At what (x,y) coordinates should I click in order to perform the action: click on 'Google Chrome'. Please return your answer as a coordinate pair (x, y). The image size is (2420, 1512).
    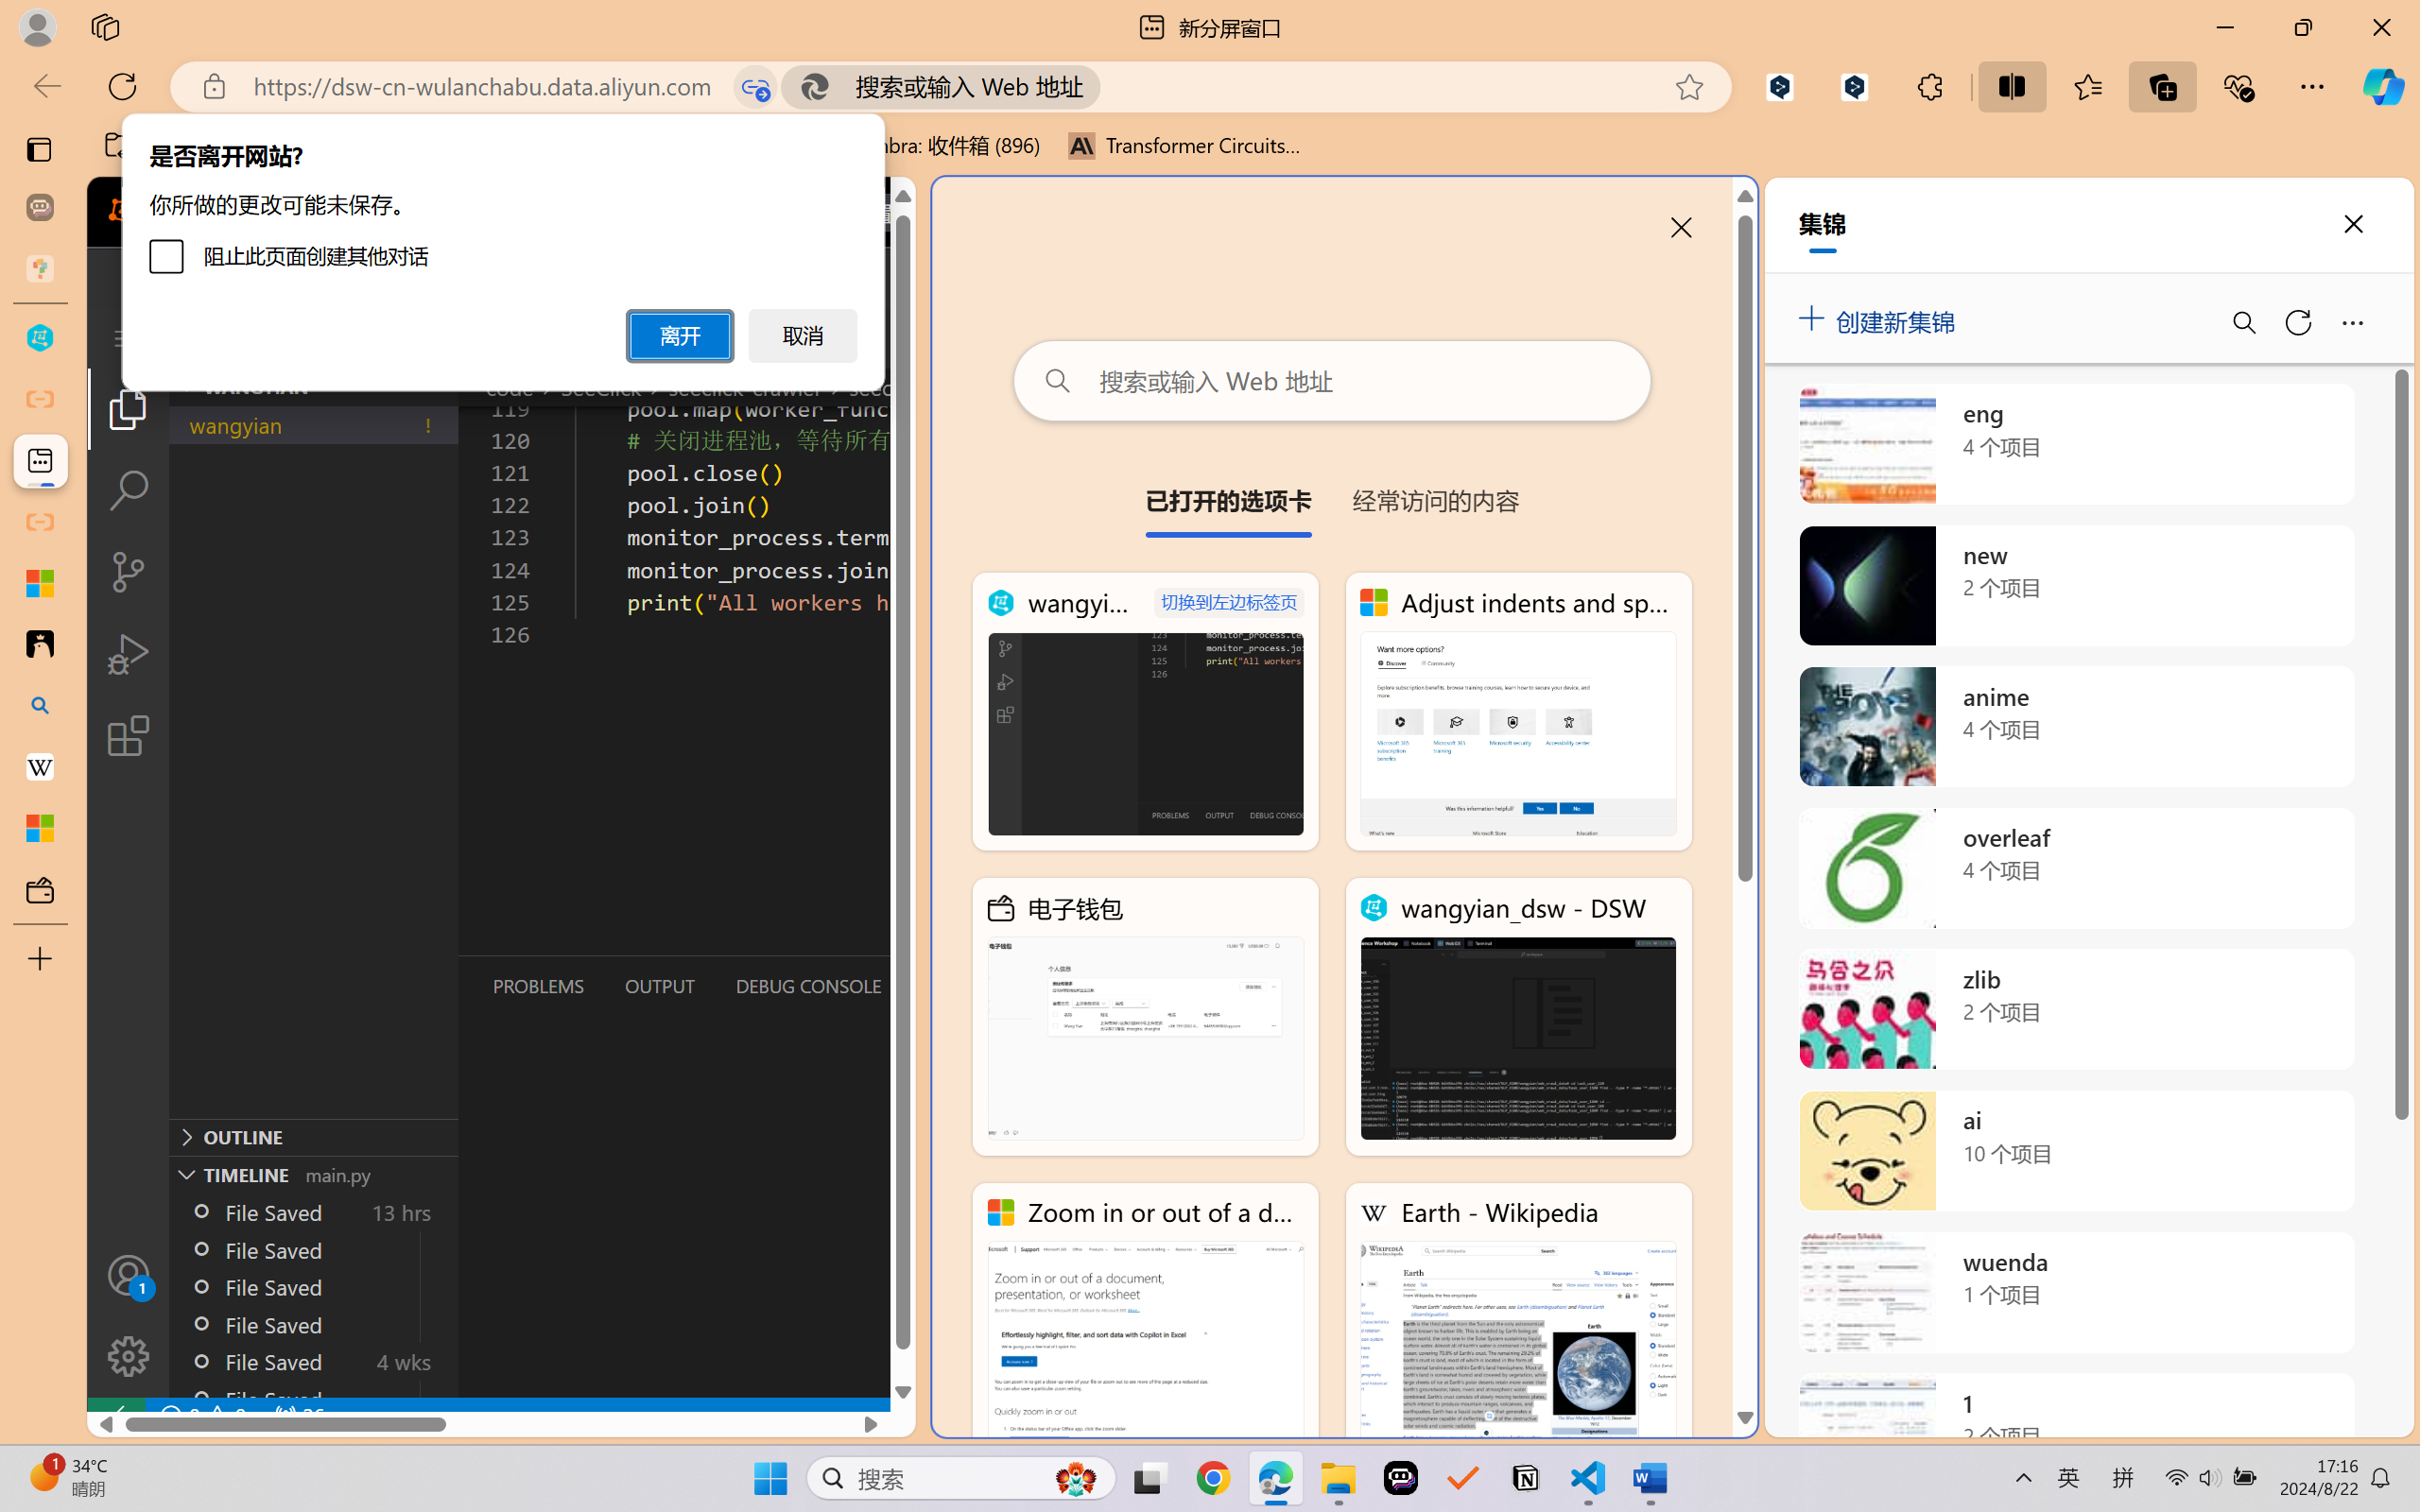
    Looking at the image, I should click on (1213, 1478).